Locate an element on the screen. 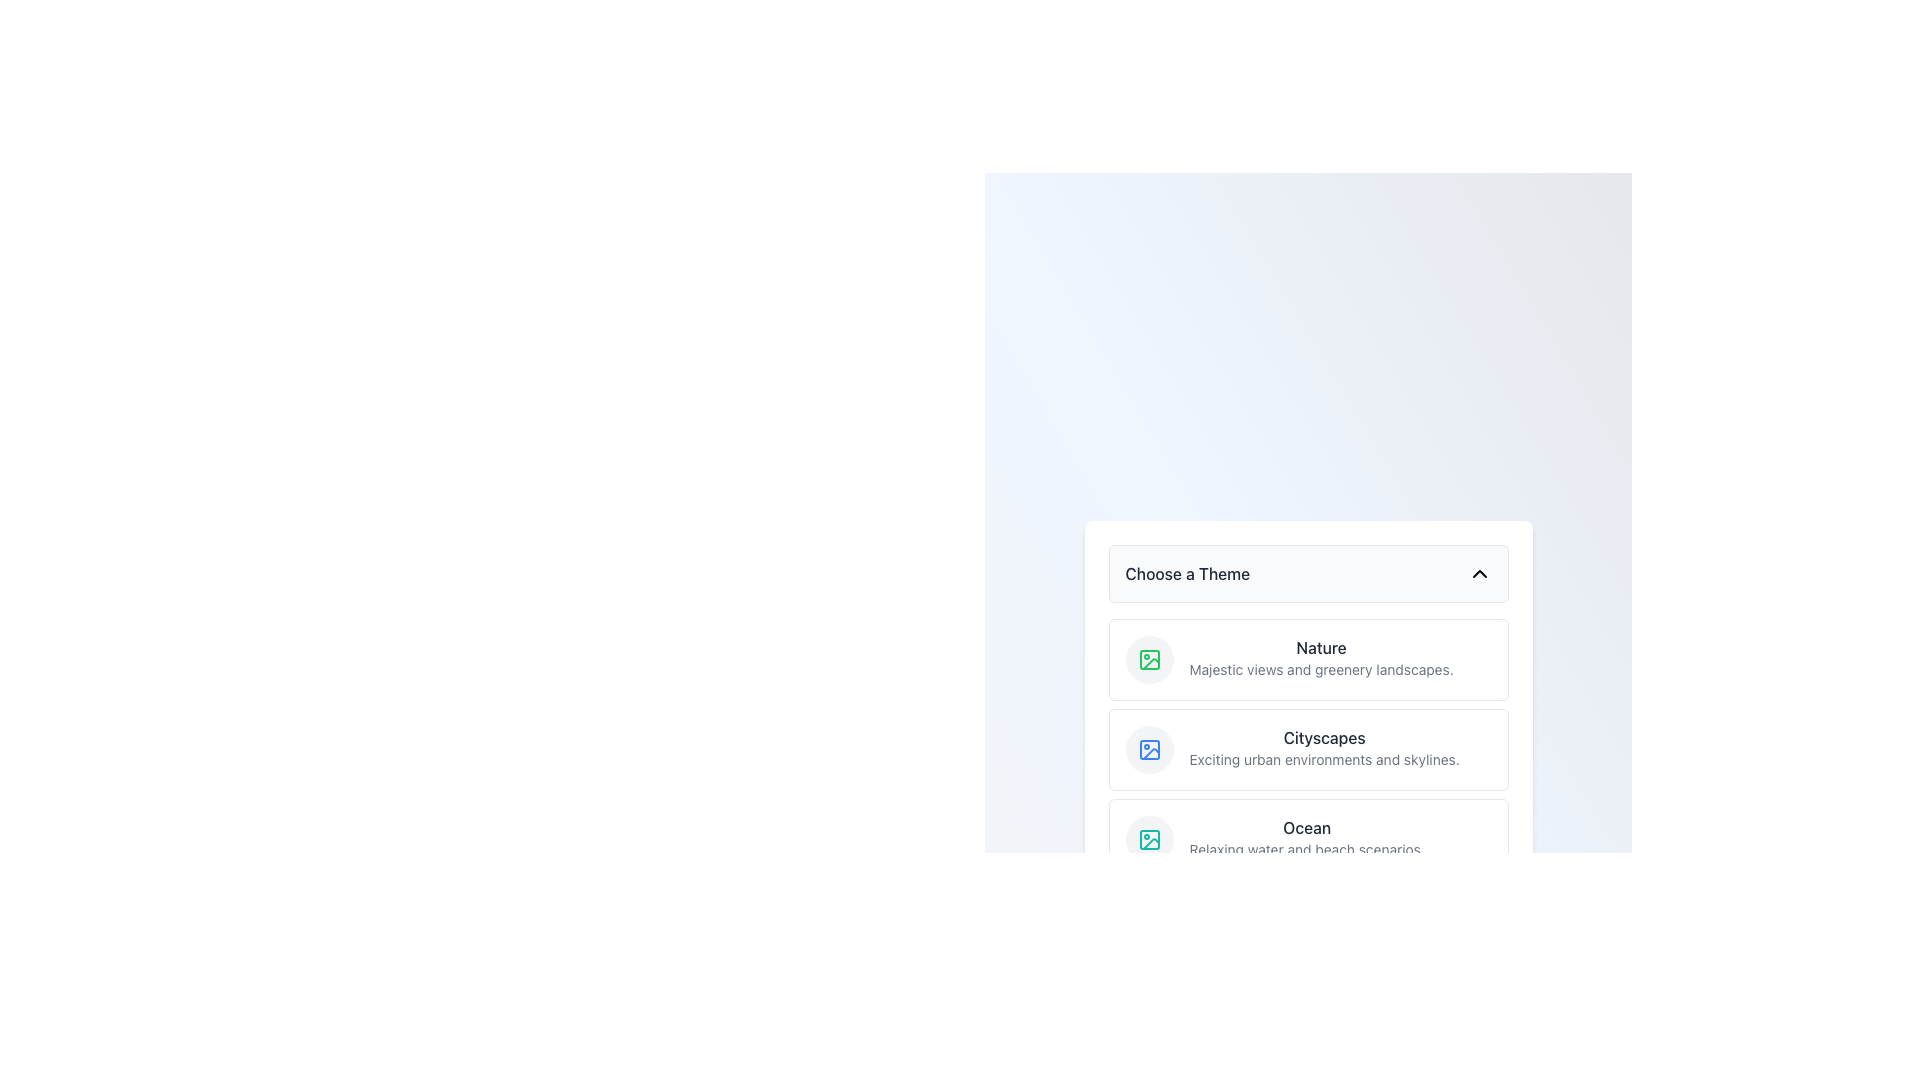 The height and width of the screenshot is (1080, 1920). the second selectable list item representing the 'Cityscapes' theme is located at coordinates (1308, 749).